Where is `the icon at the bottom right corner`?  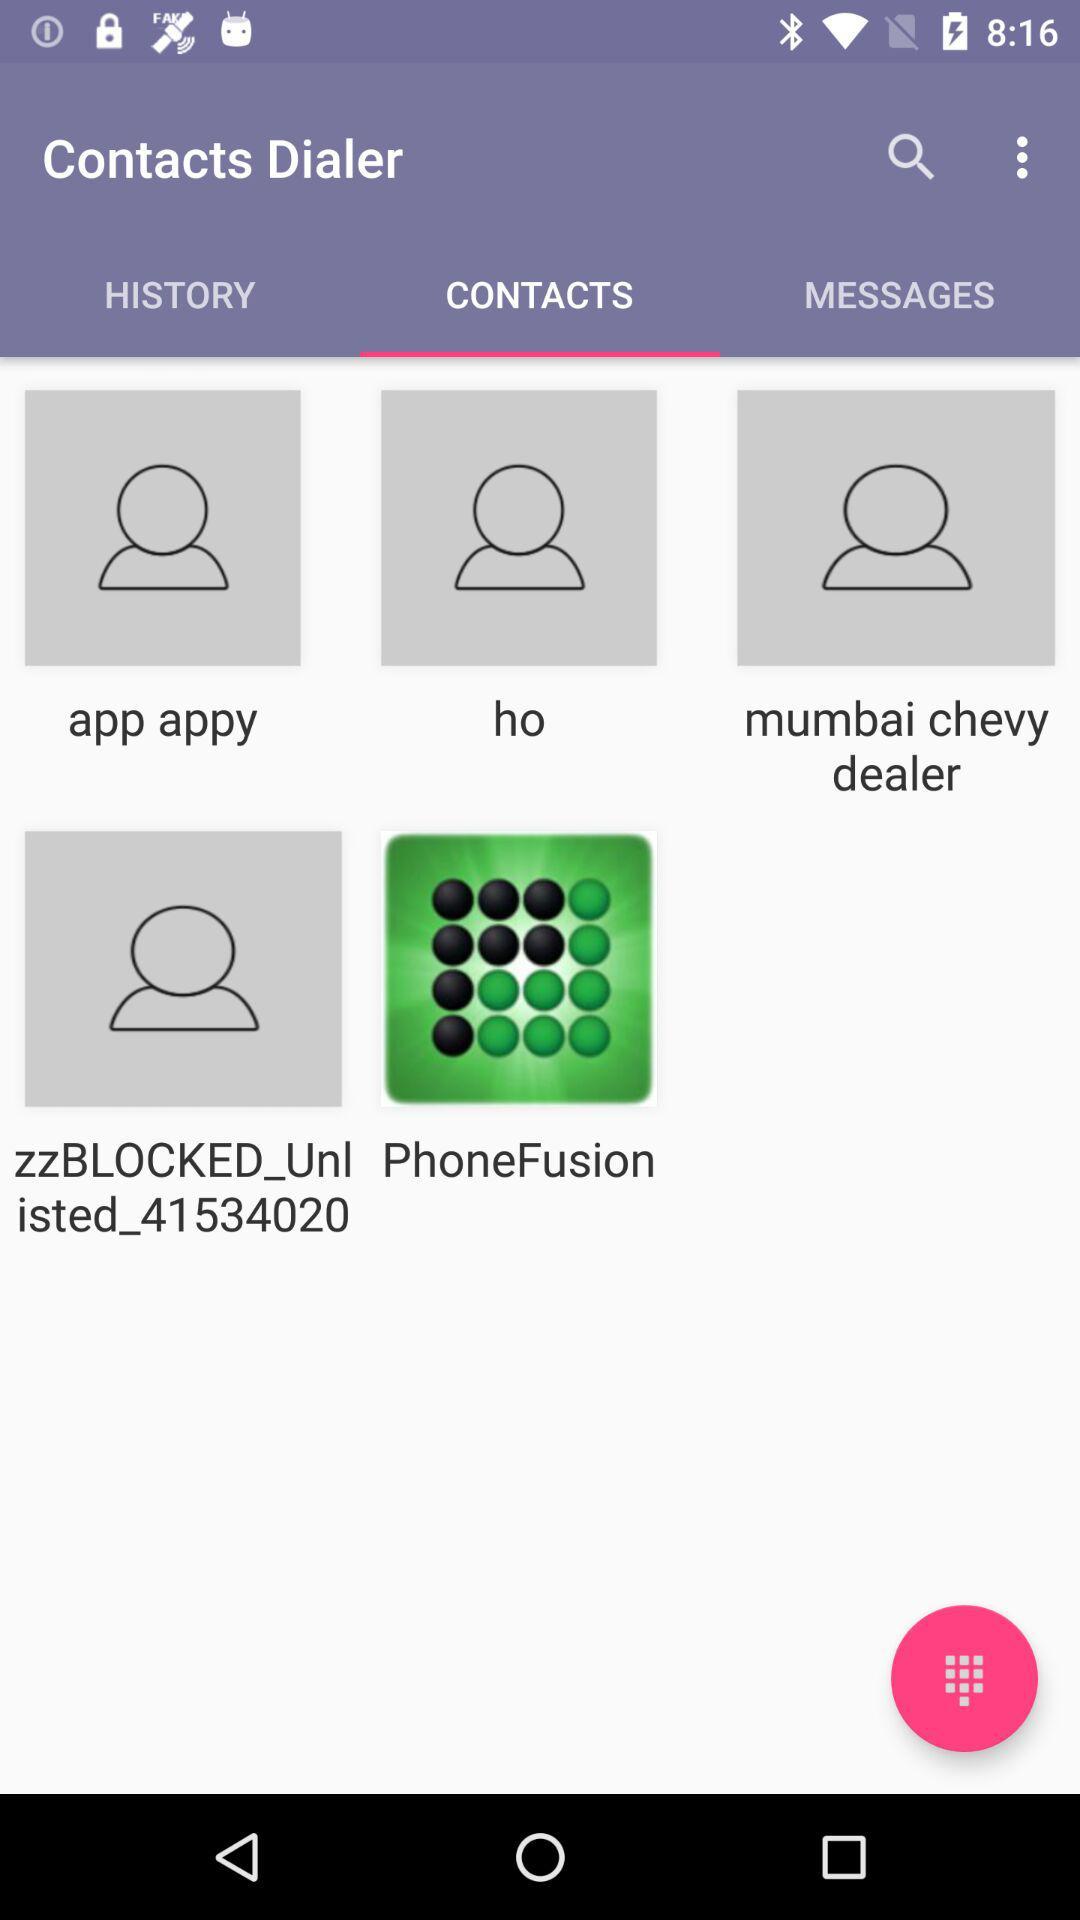
the icon at the bottom right corner is located at coordinates (963, 1678).